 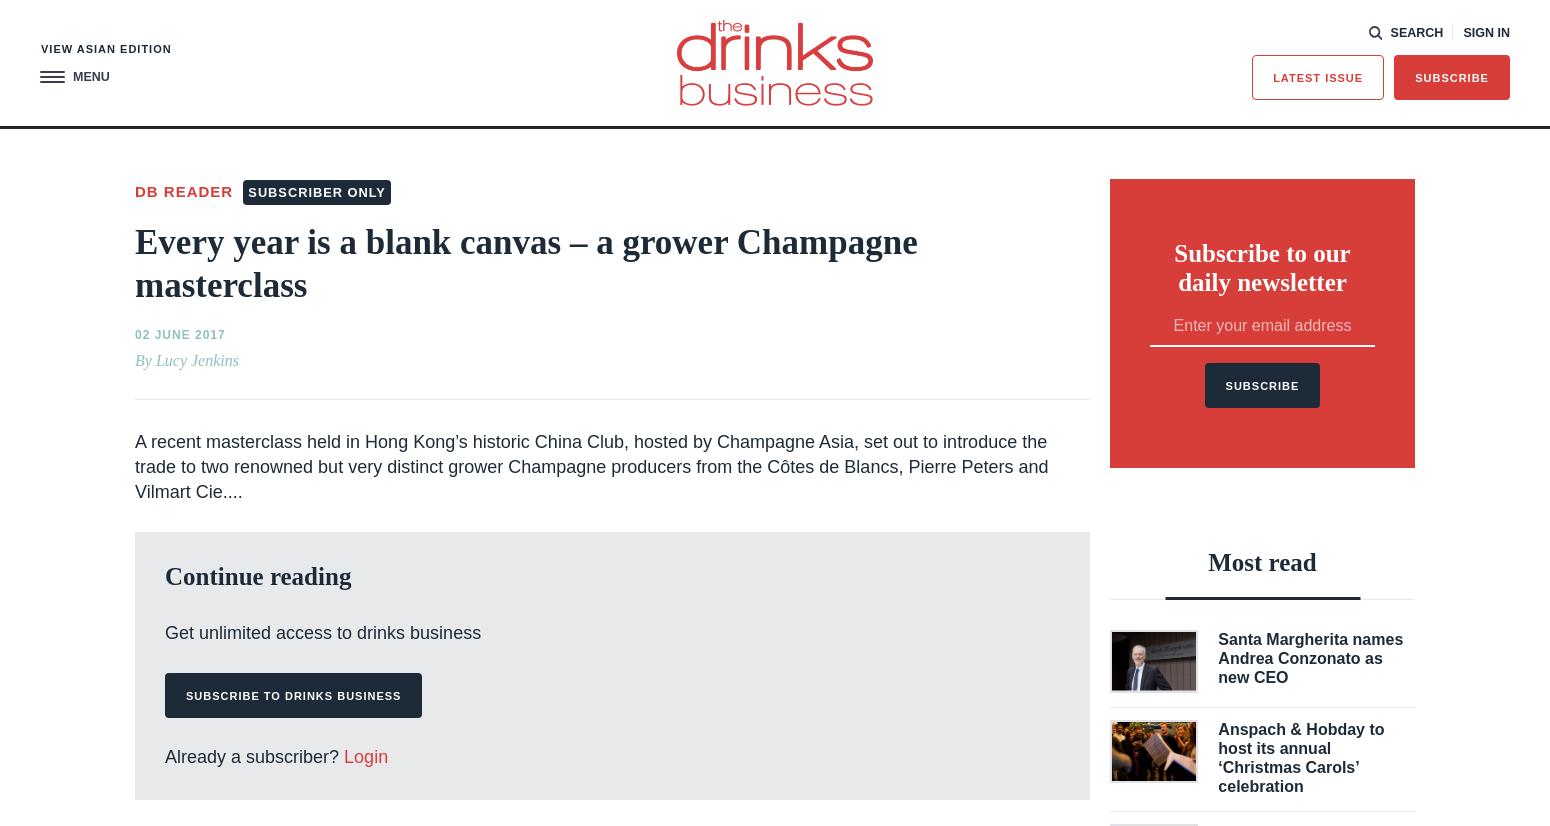 I want to click on 'A recent masterclass held in Hong Kong’s historic China Club, hosted by Champagne Asia, set out to introduce the trade to two renowned but very distinct grower Champagne producers from the Côtes de Blancs, Pierre Peters and Vilmart Cie....', so click(x=591, y=465).